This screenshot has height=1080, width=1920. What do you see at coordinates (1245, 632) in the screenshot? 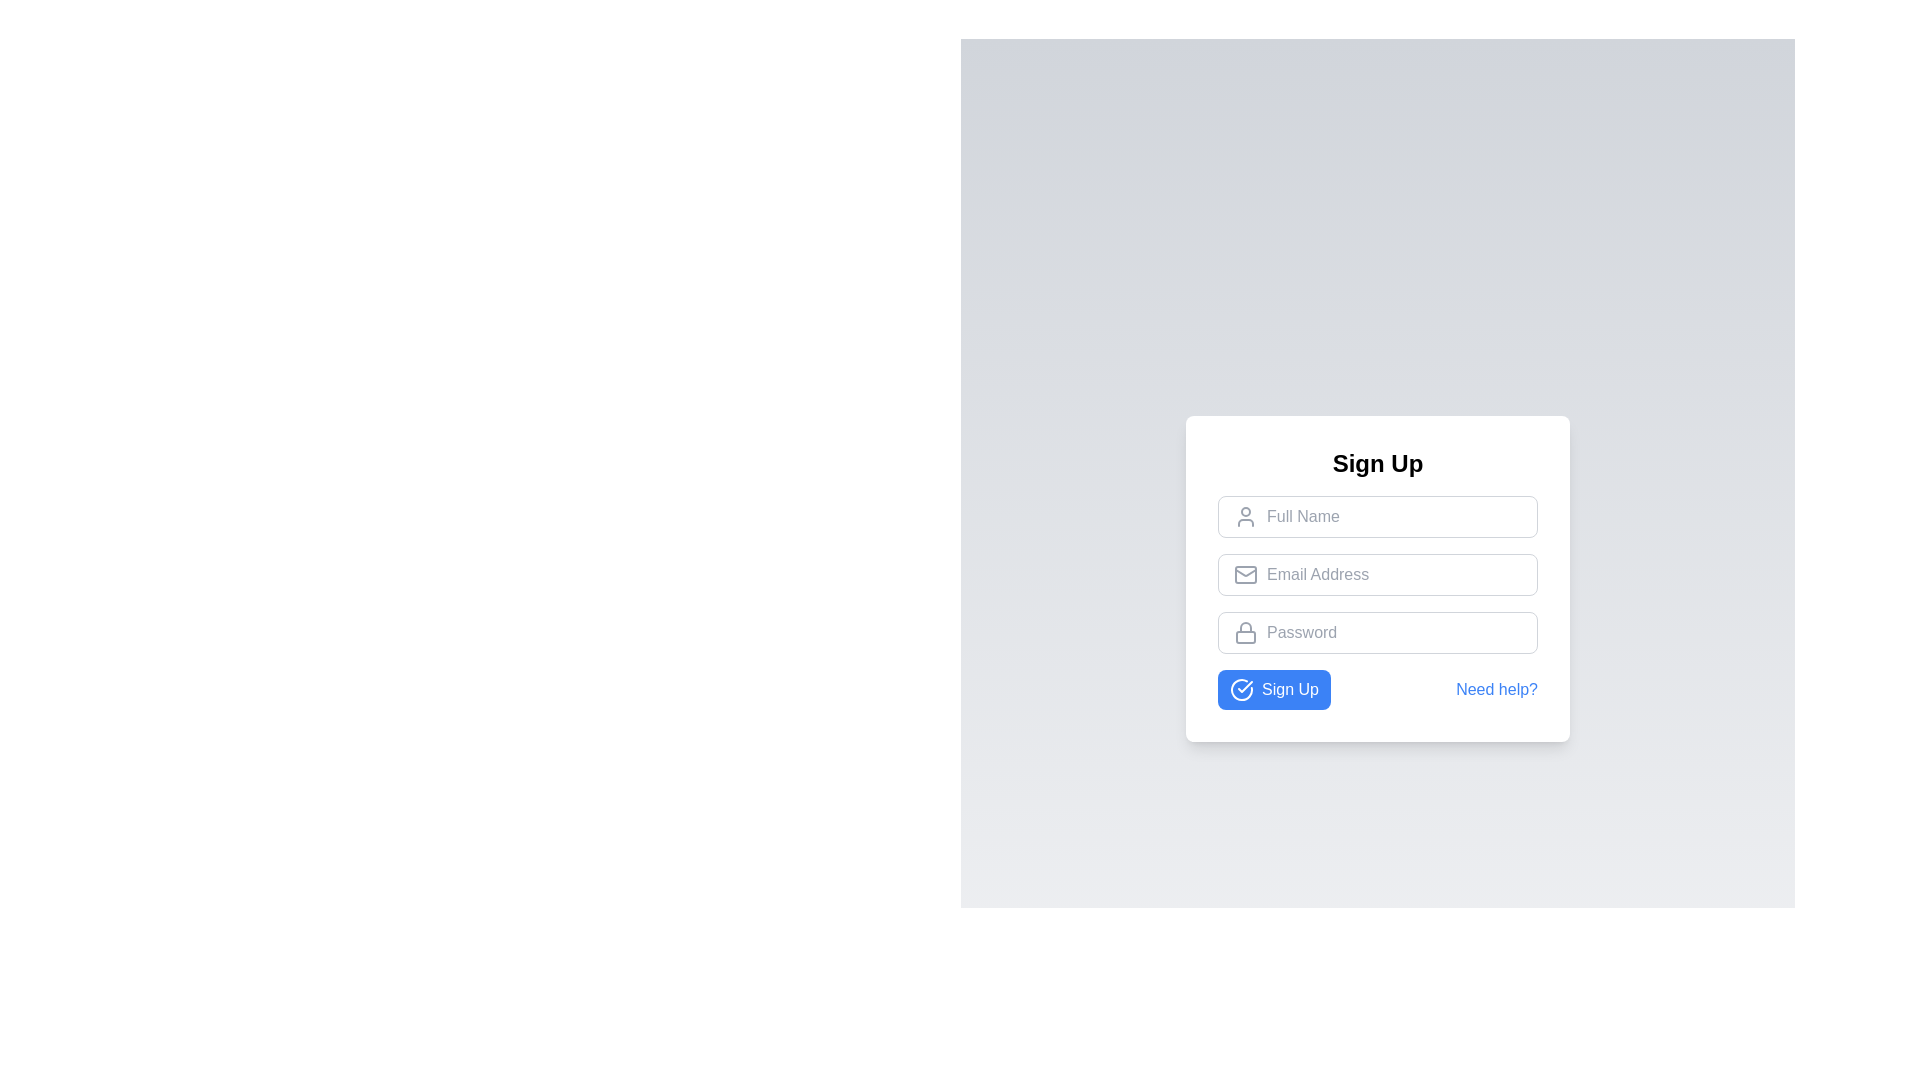
I see `the password entry icon located inside the password input field, adjacent to the placeholder text 'Password'` at bounding box center [1245, 632].